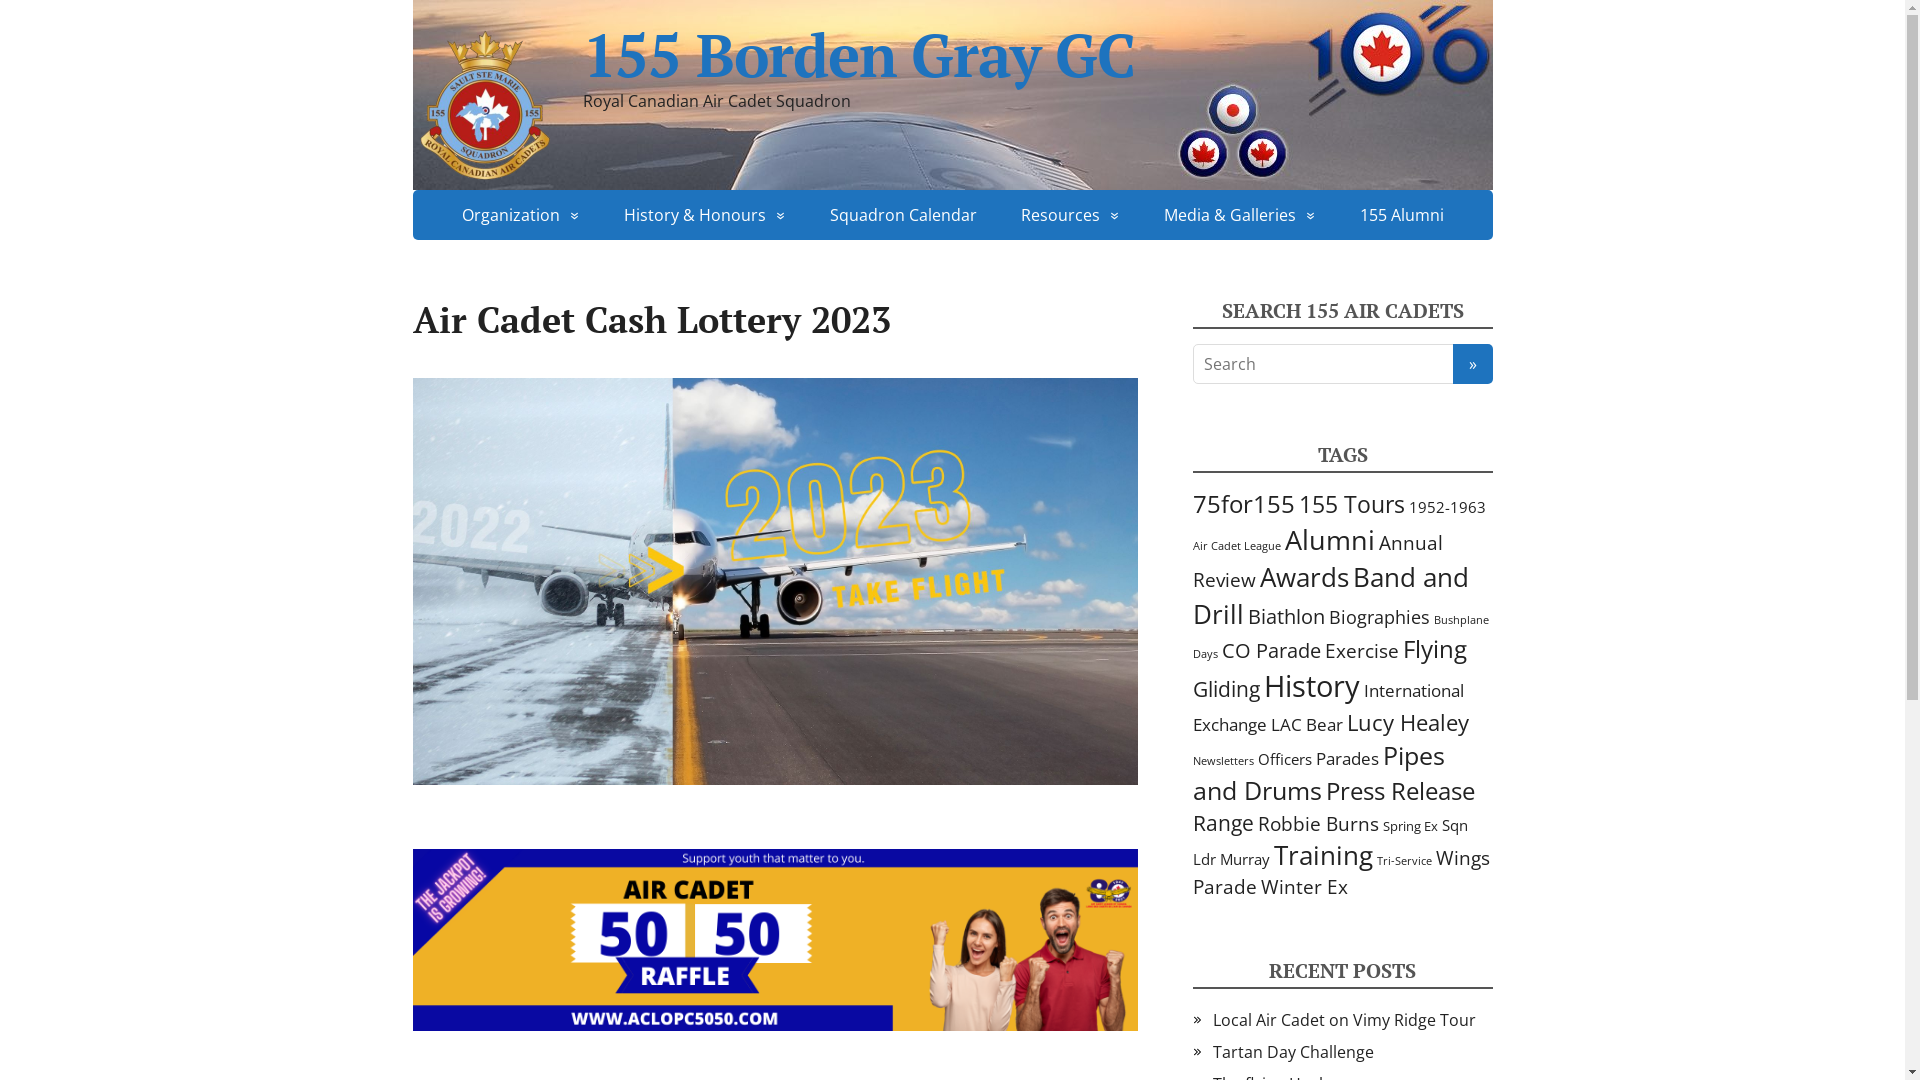 This screenshot has width=1920, height=1080. Describe the element at coordinates (1343, 1019) in the screenshot. I see `'Local Air Cadet on Vimy Ridge Tour'` at that location.